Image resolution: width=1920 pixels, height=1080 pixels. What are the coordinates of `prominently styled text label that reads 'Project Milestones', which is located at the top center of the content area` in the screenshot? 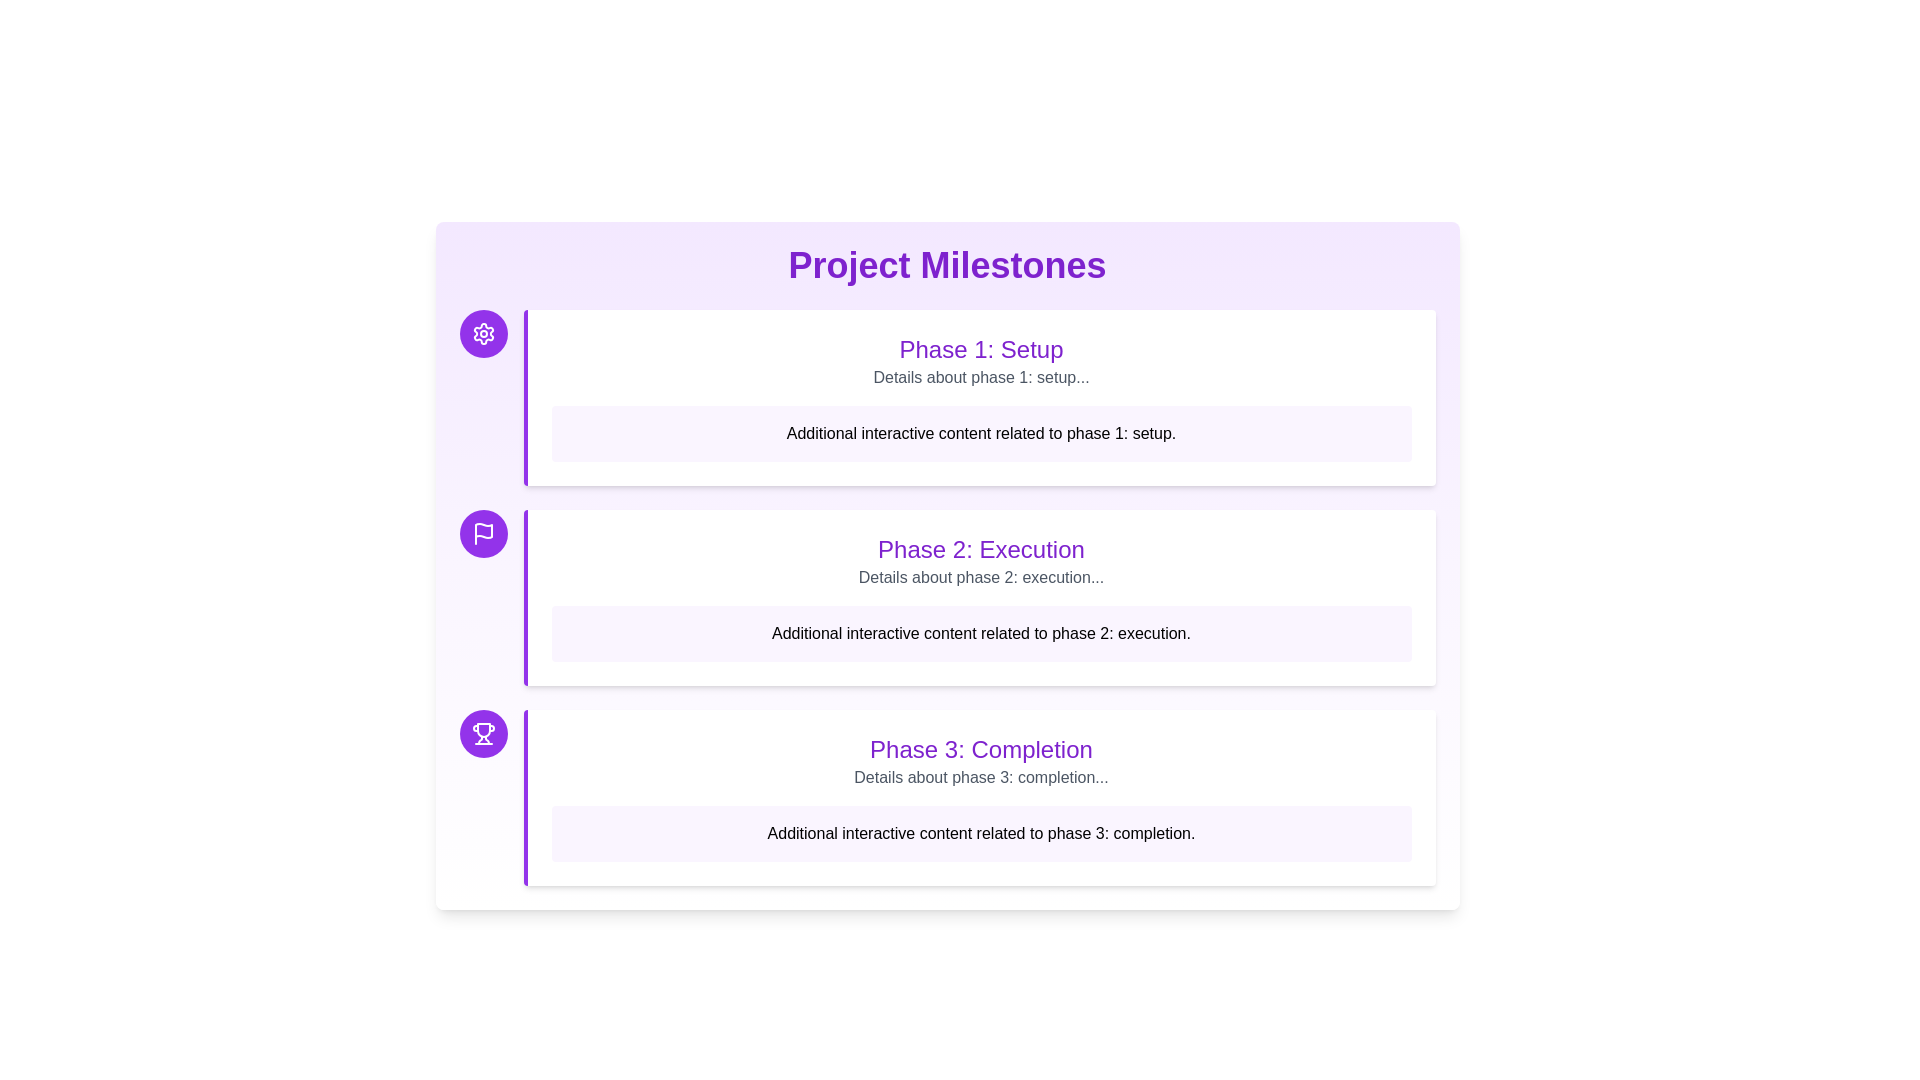 It's located at (946, 265).